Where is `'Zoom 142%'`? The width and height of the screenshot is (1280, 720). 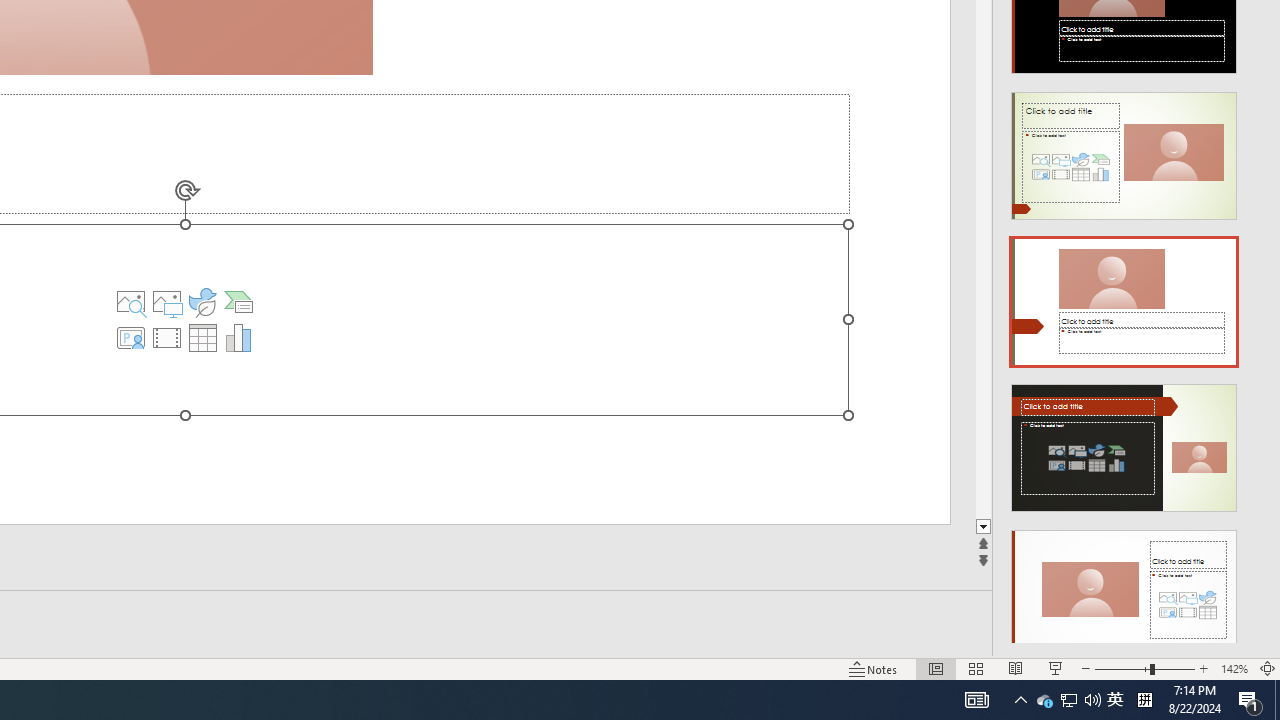
'Zoom 142%' is located at coordinates (1233, 669).